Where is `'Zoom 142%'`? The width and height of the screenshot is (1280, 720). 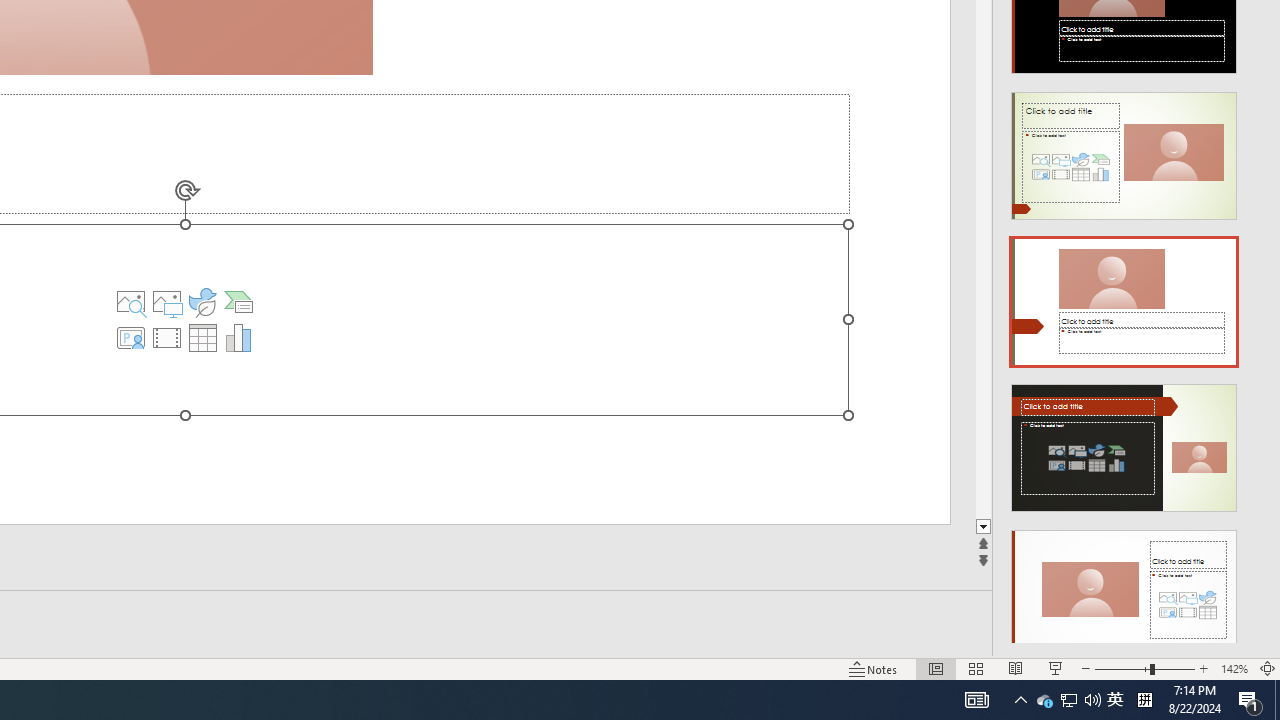
'Zoom 142%' is located at coordinates (1233, 669).